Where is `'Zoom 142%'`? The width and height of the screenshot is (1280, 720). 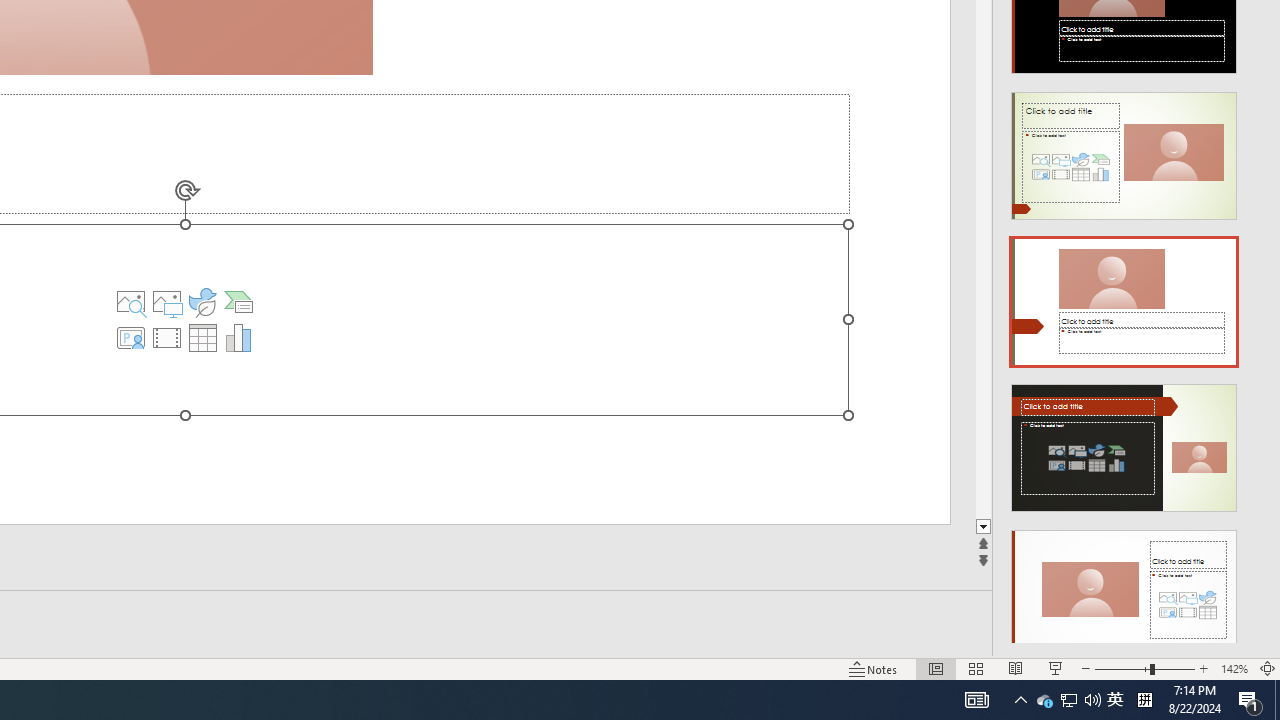
'Zoom 142%' is located at coordinates (1233, 669).